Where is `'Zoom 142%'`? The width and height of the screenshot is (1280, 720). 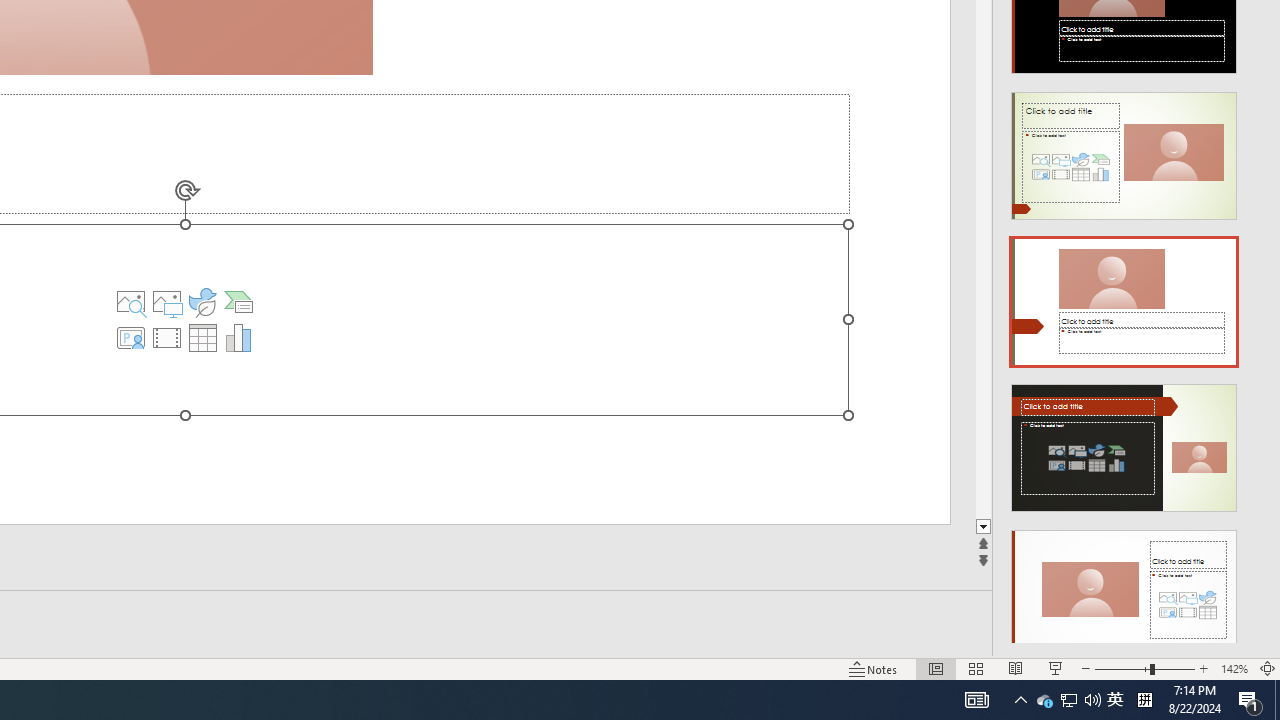
'Zoom 142%' is located at coordinates (1233, 669).